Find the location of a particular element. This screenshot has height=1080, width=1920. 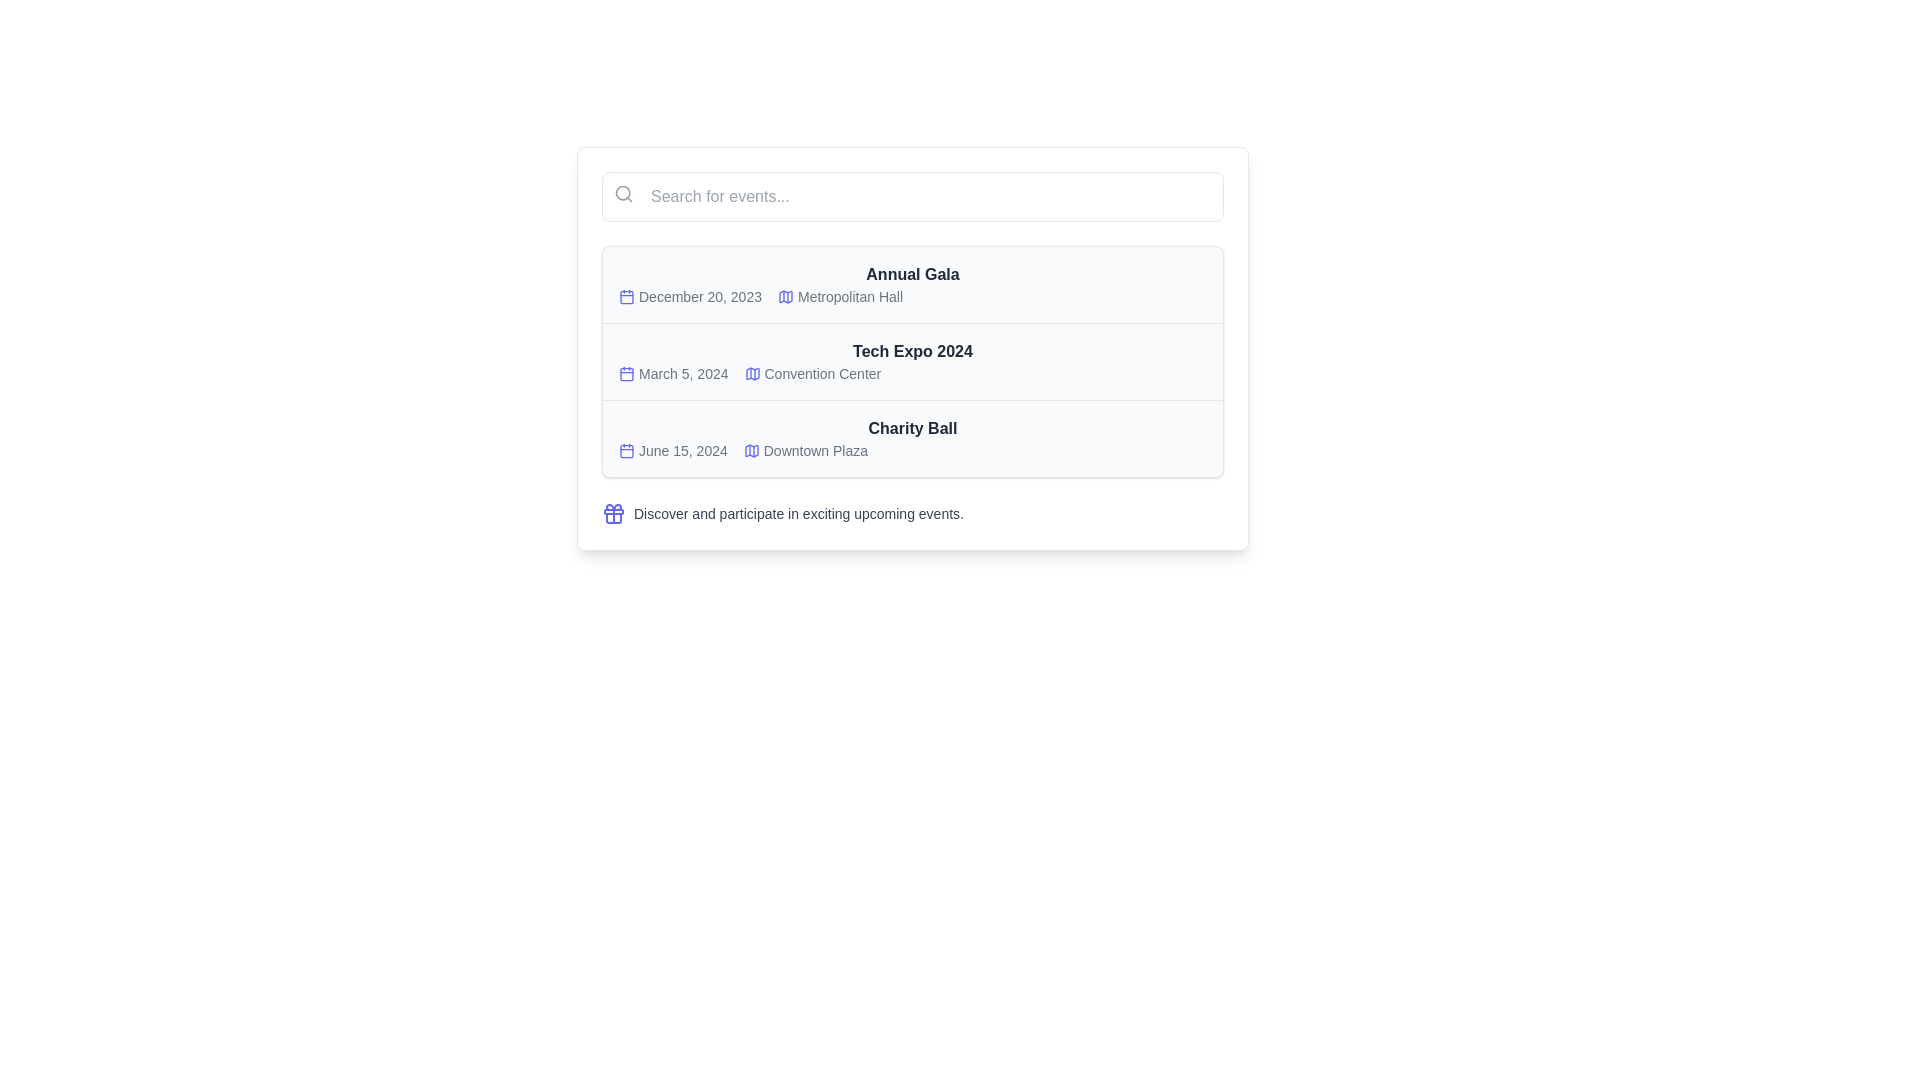

date information displayed in the Date display element, which shows 'December 20, 2023' next to a blue calendar icon is located at coordinates (690, 297).